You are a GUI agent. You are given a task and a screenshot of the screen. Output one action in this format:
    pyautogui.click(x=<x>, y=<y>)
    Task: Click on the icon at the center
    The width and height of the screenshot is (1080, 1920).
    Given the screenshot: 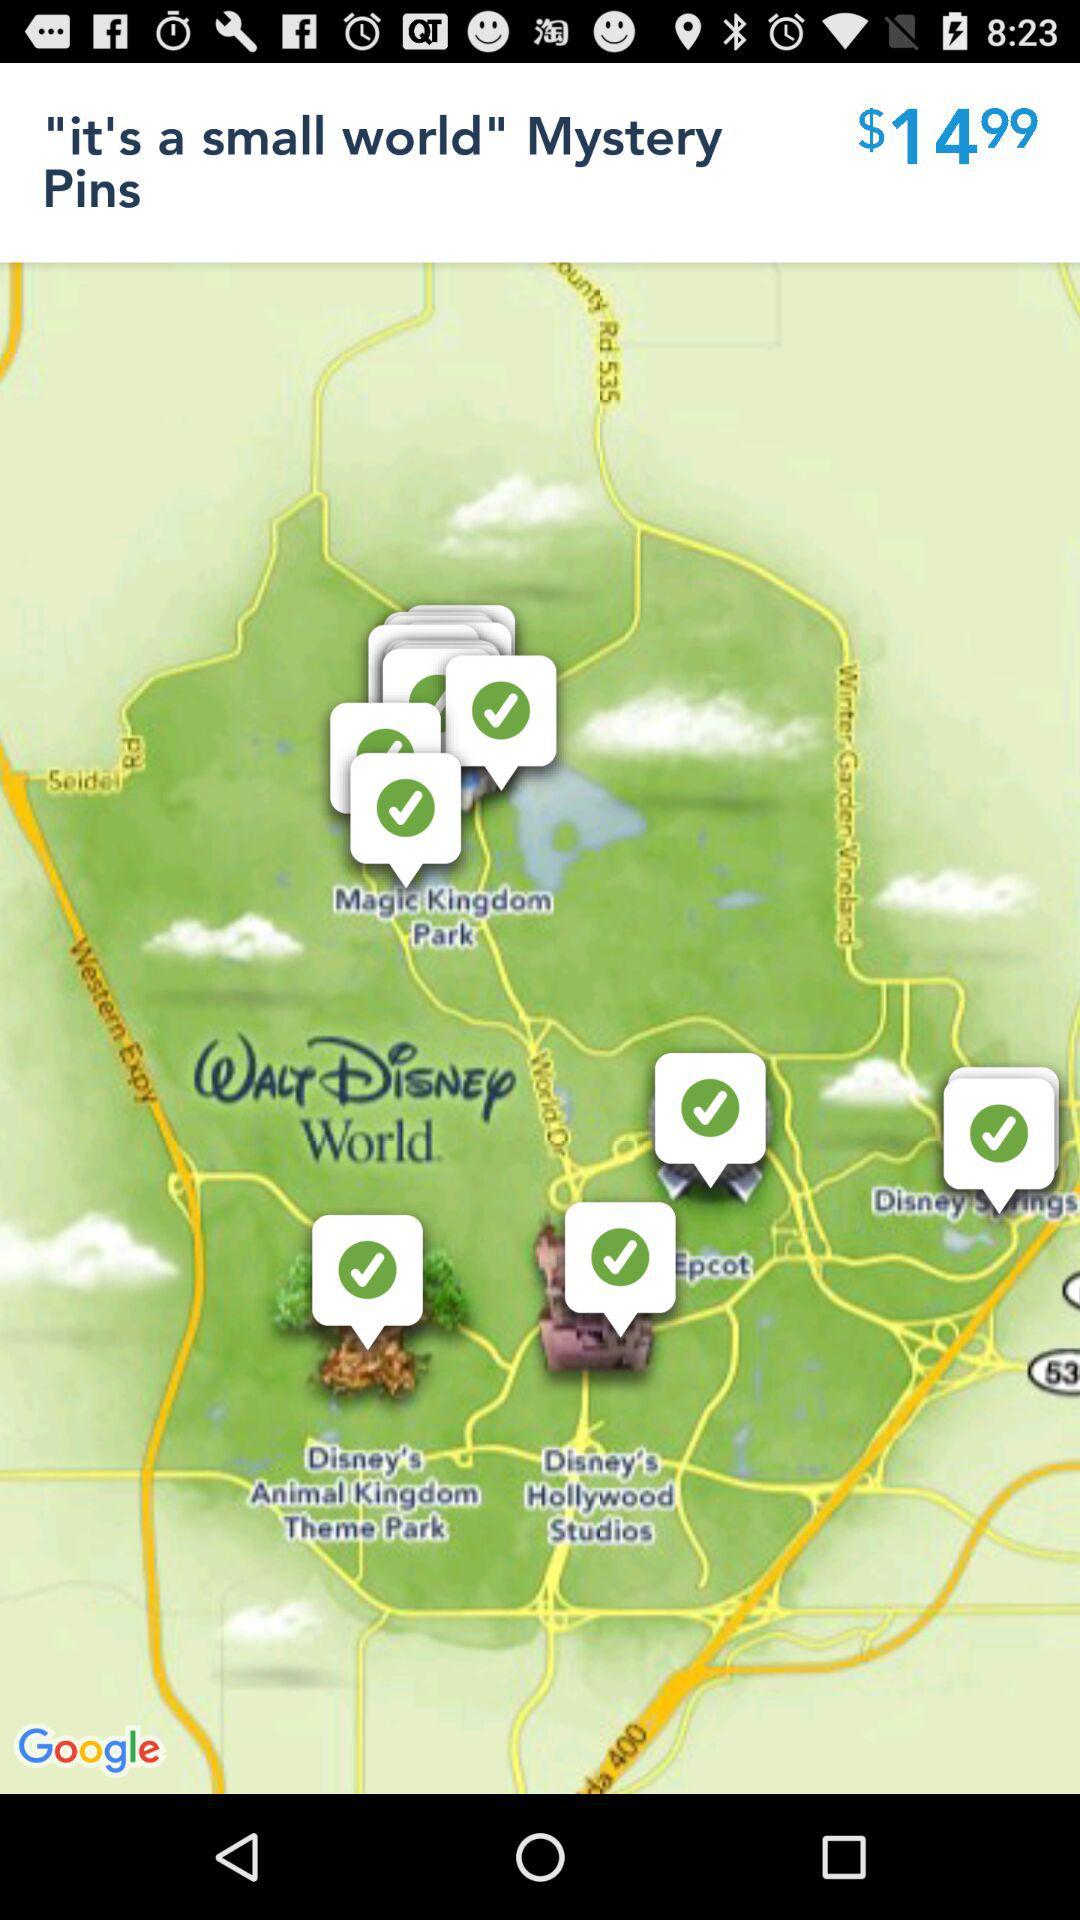 What is the action you would take?
    pyautogui.click(x=540, y=927)
    